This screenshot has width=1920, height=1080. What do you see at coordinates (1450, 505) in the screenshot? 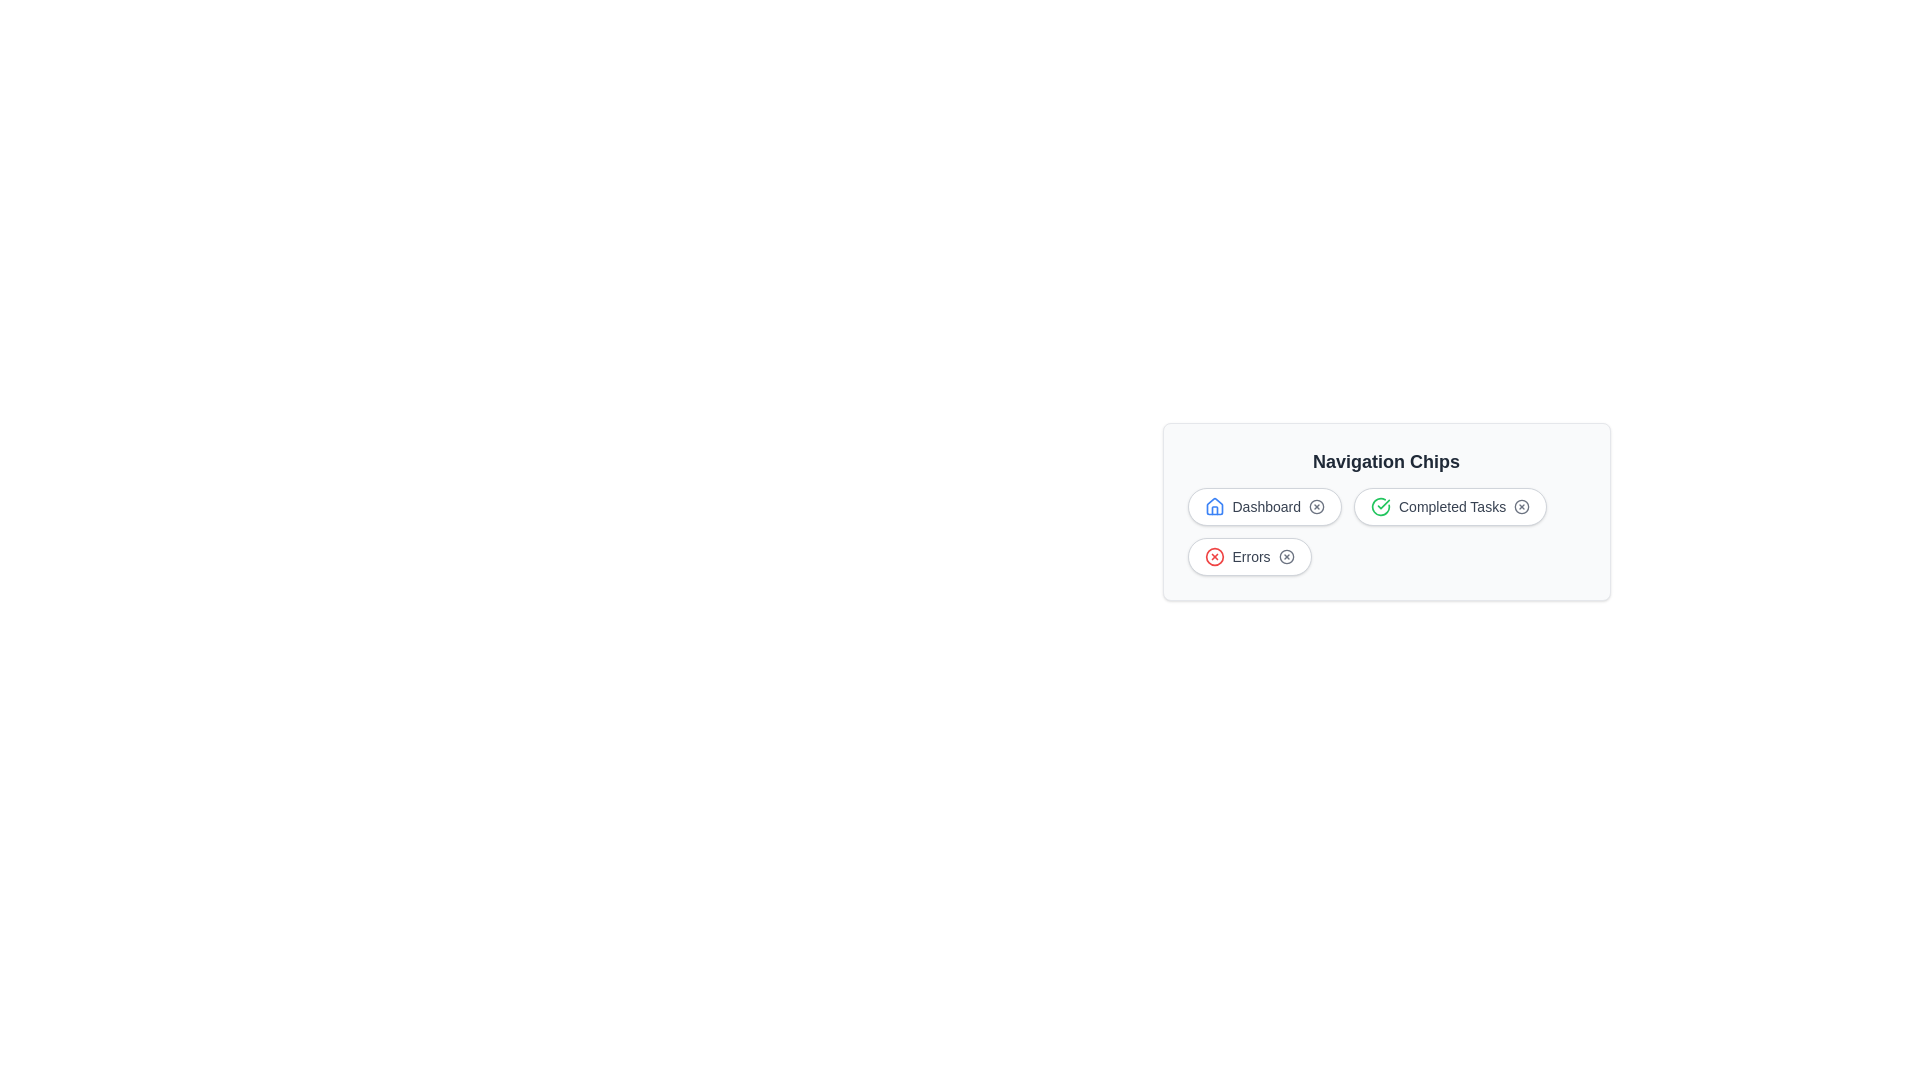
I see `the chip labeled Completed Tasks` at bounding box center [1450, 505].